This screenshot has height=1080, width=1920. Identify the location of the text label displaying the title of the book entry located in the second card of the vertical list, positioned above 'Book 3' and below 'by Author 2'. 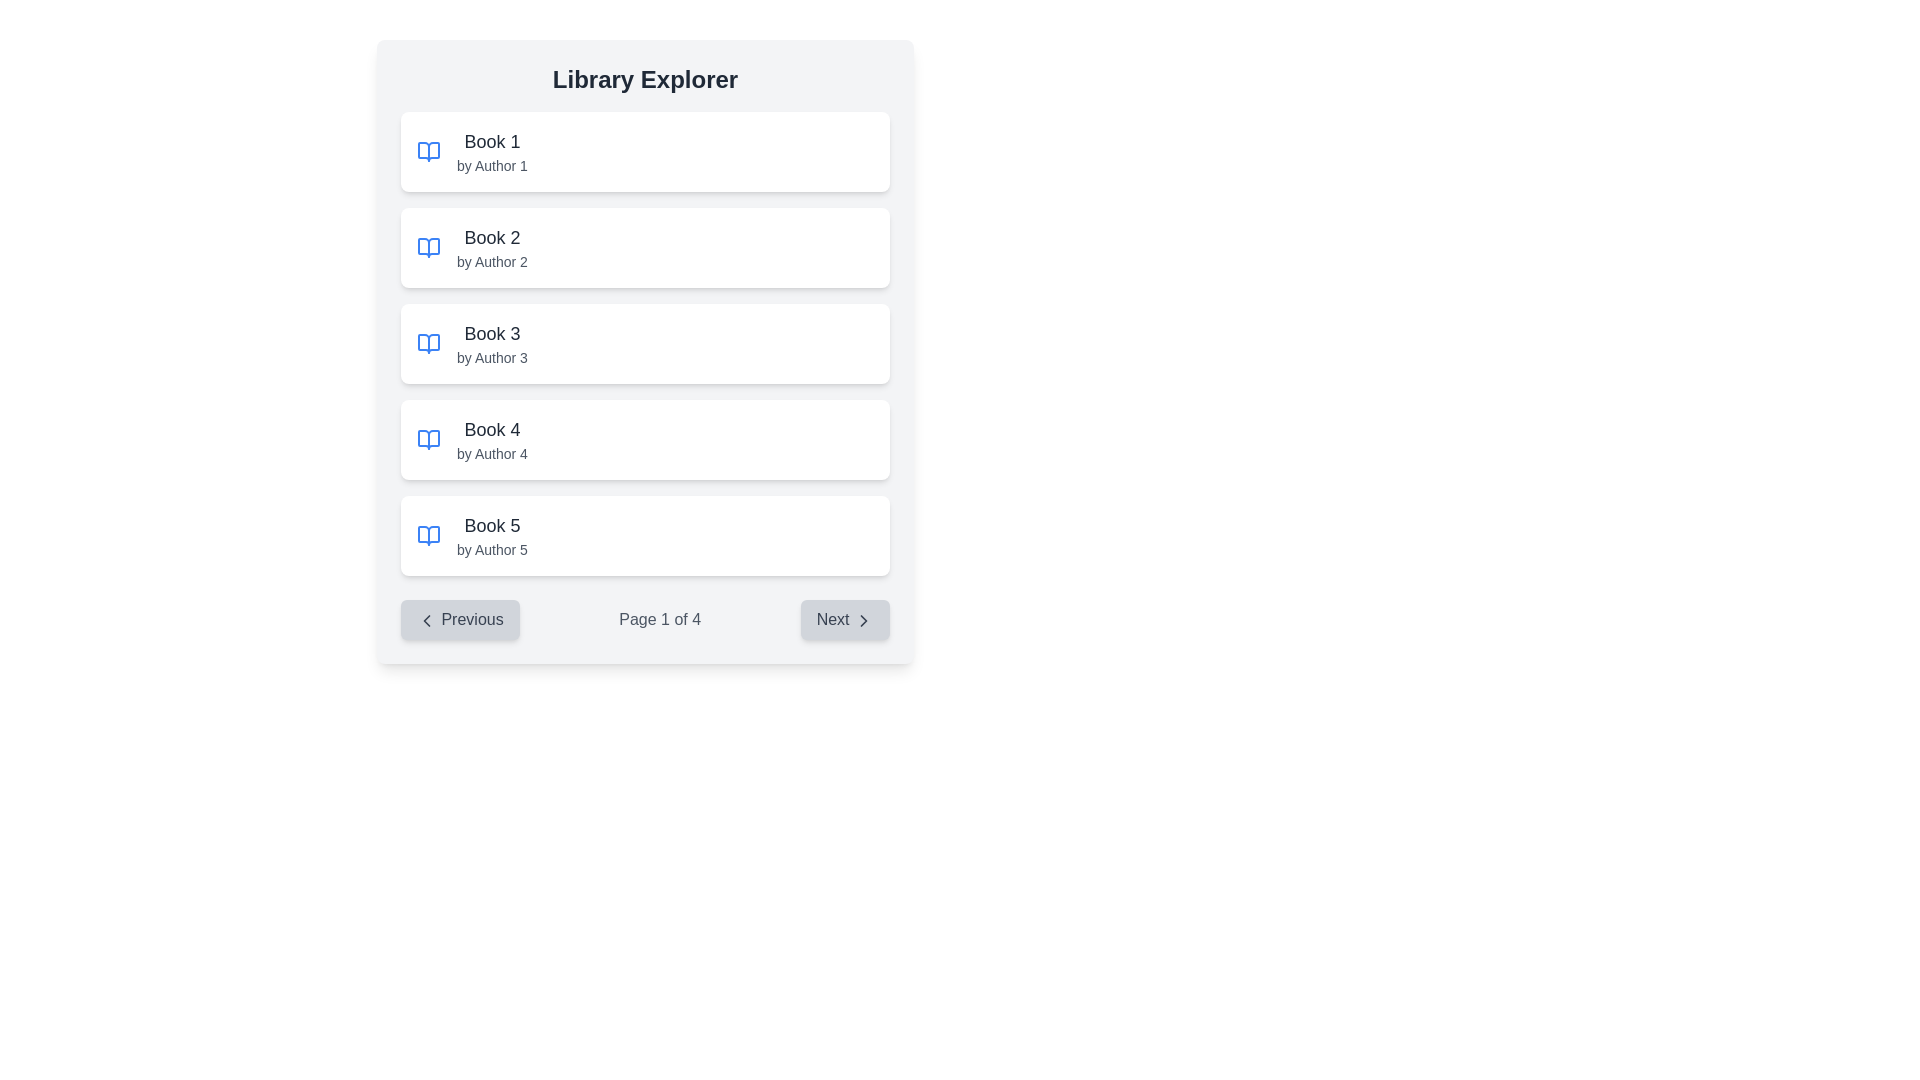
(492, 237).